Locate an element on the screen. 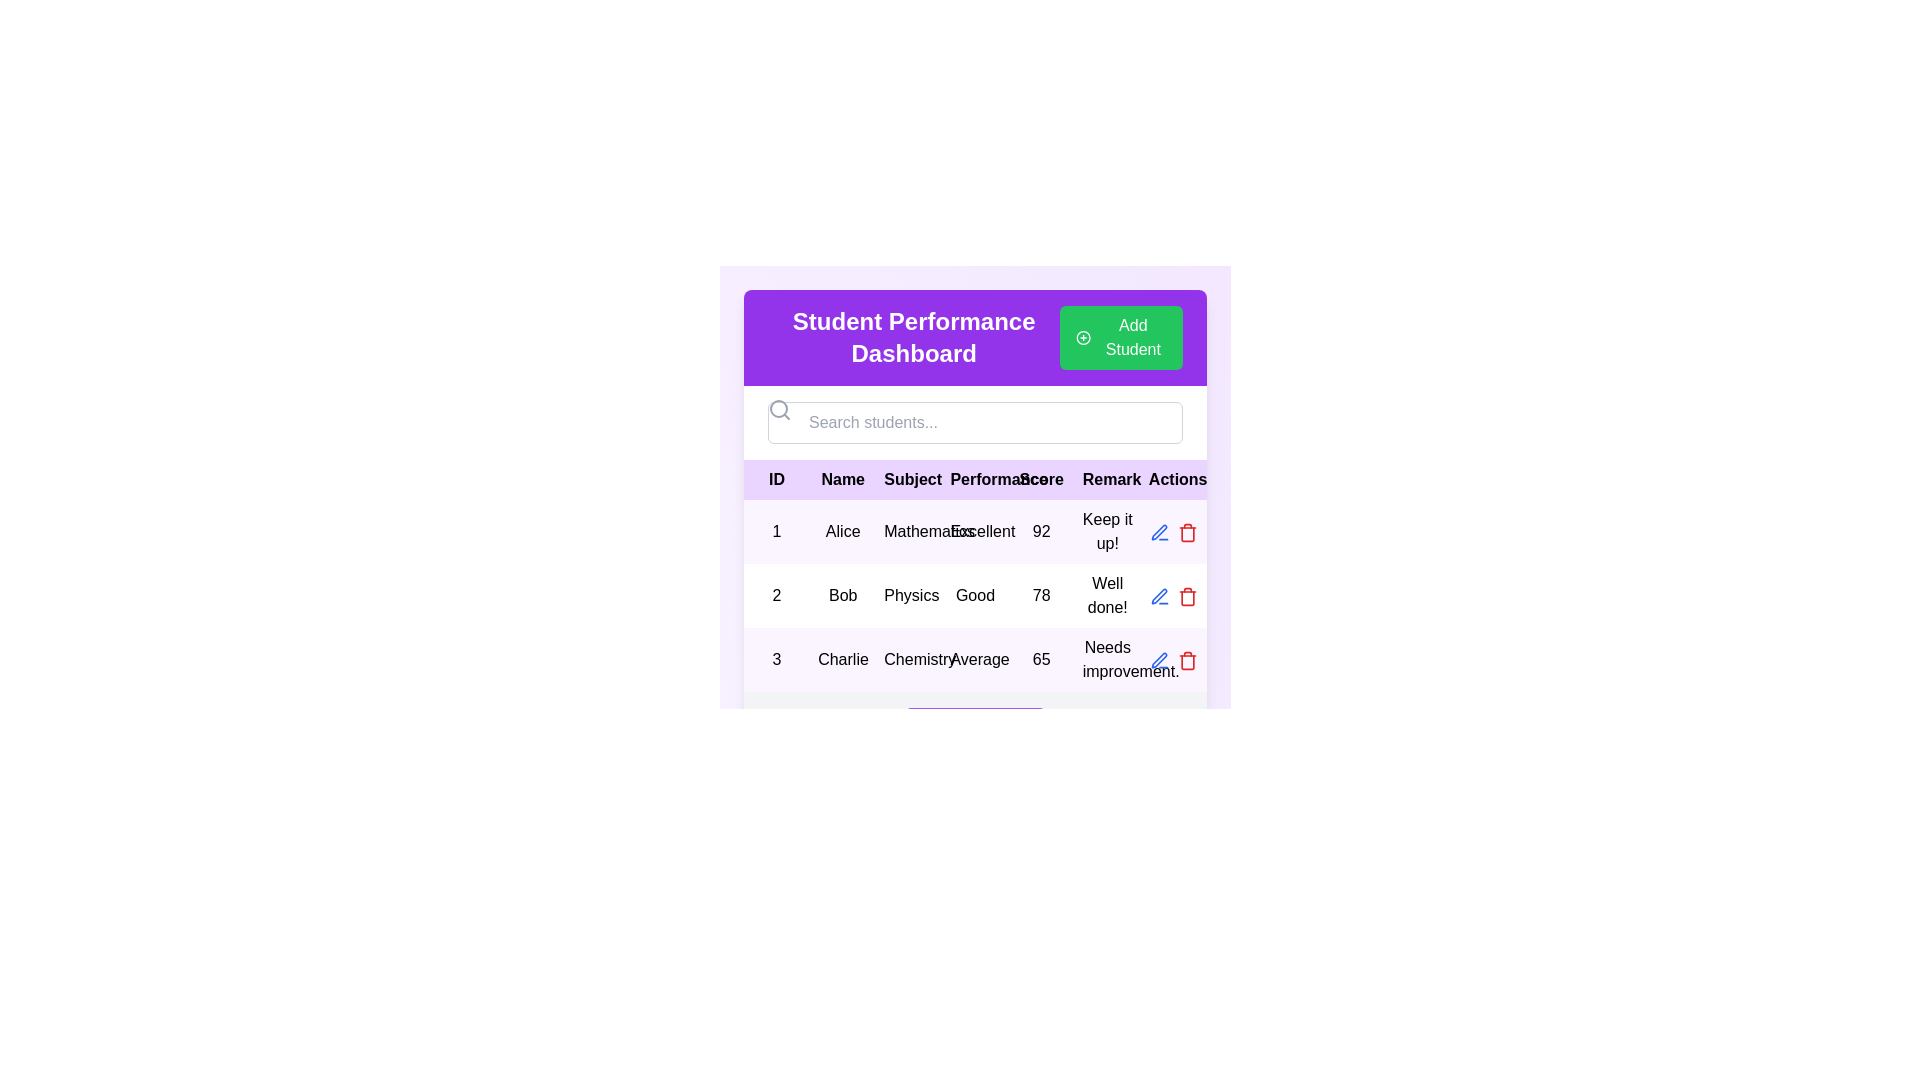  the search input box styled with a light-gray border and rounded corners is located at coordinates (975, 422).